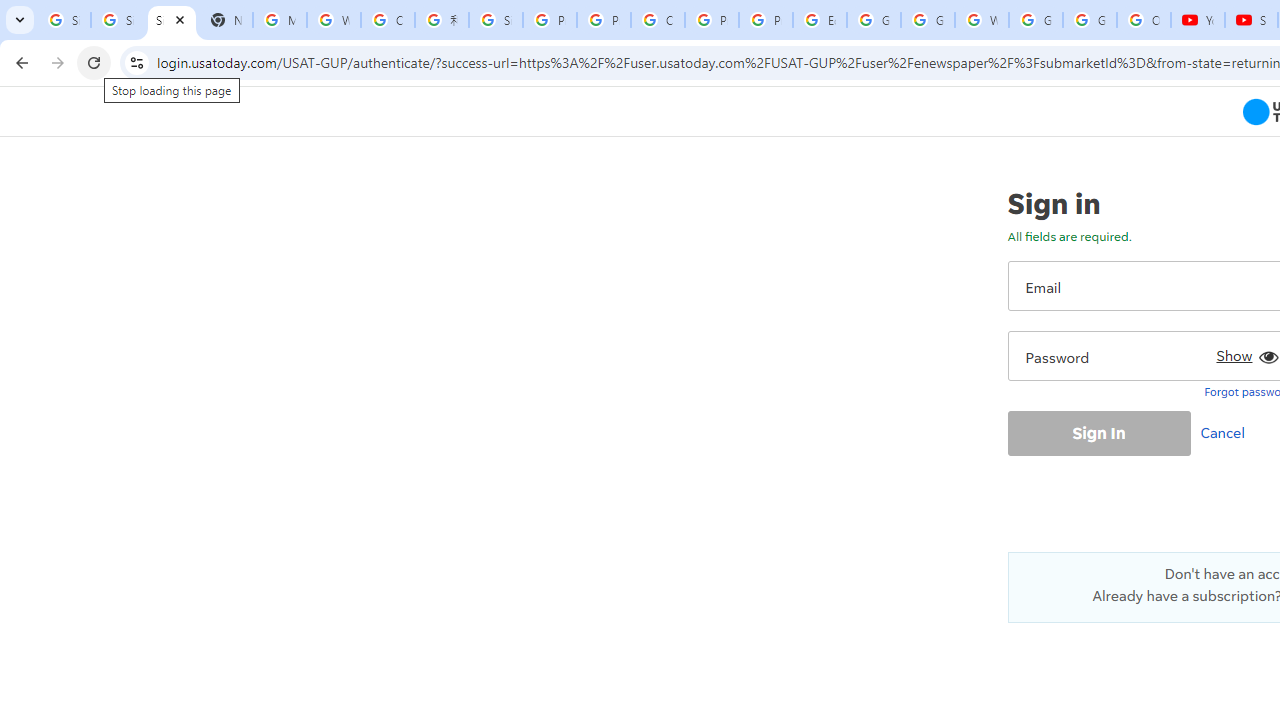 This screenshot has width=1280, height=720. Describe the element at coordinates (334, 20) in the screenshot. I see `'Who is my administrator? - Google Account Help'` at that location.